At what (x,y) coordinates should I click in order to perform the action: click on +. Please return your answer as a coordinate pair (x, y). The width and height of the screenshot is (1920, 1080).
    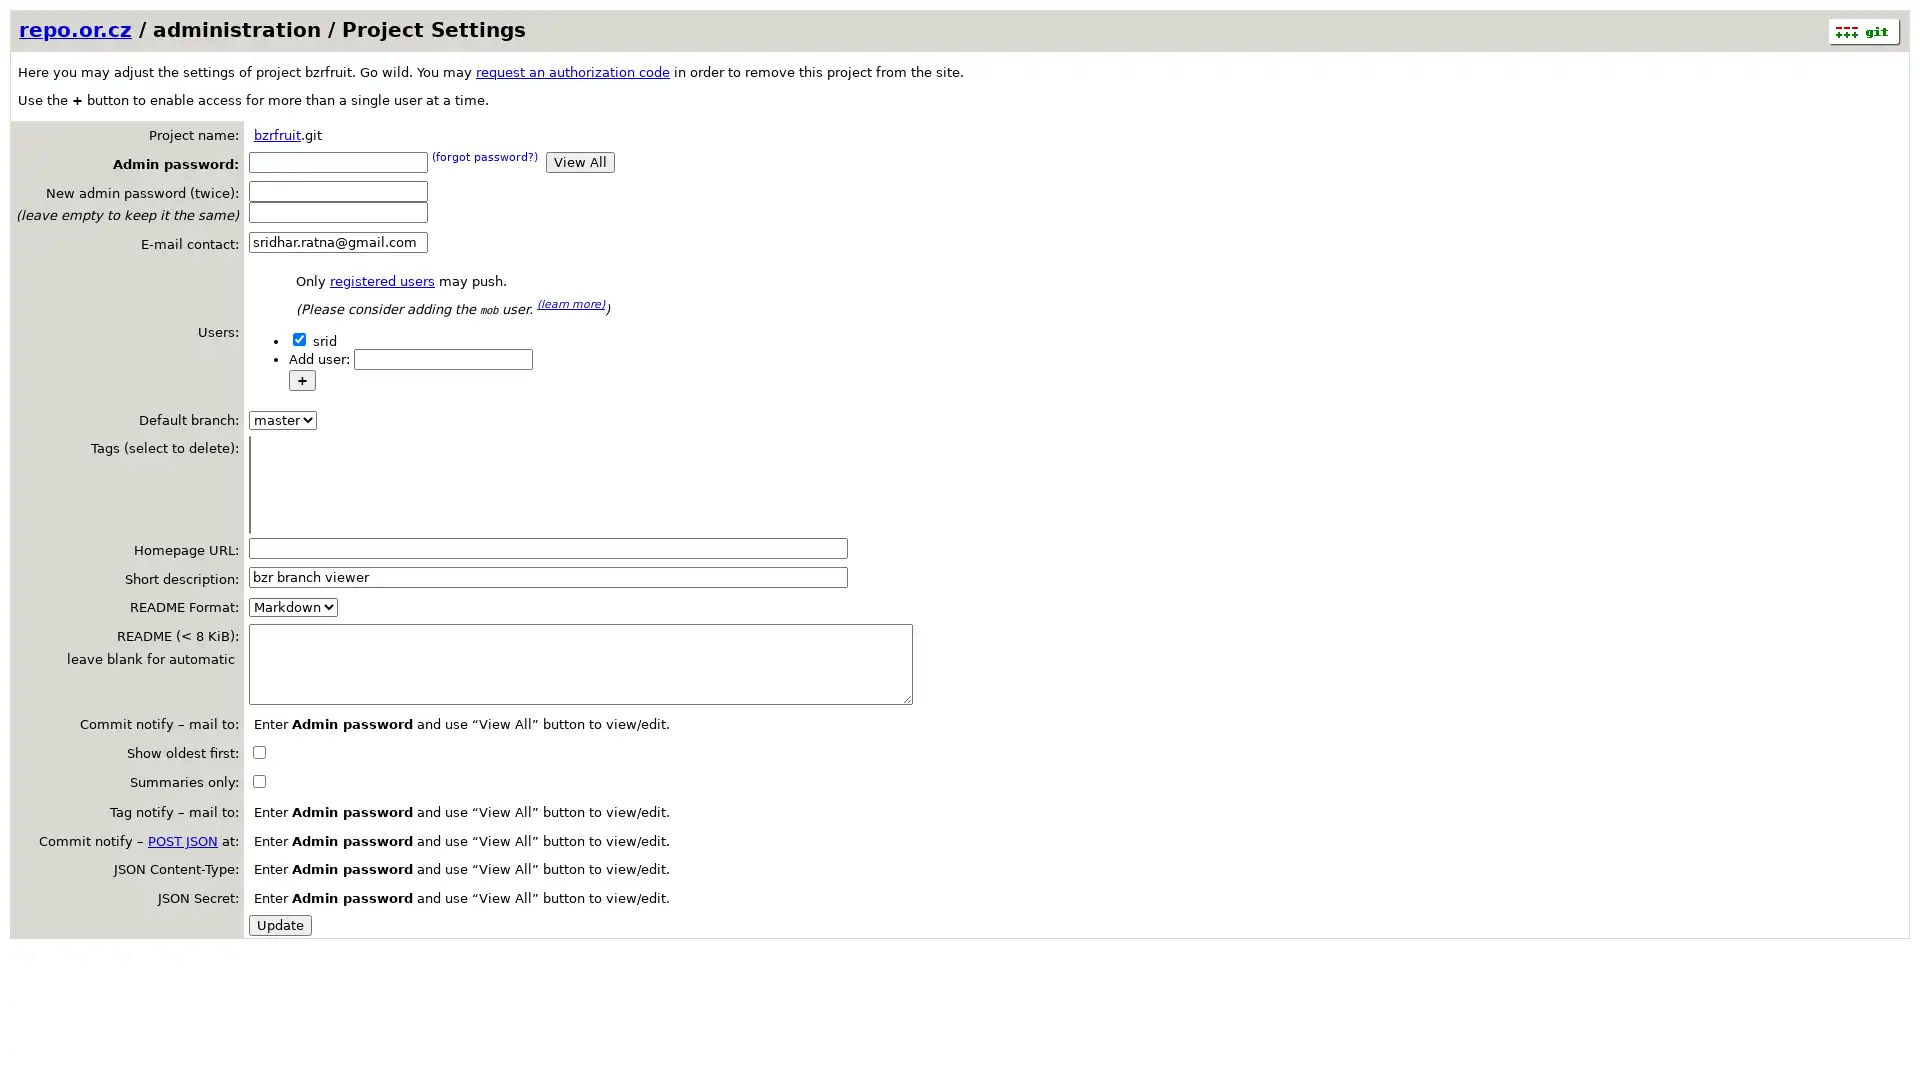
    Looking at the image, I should click on (301, 379).